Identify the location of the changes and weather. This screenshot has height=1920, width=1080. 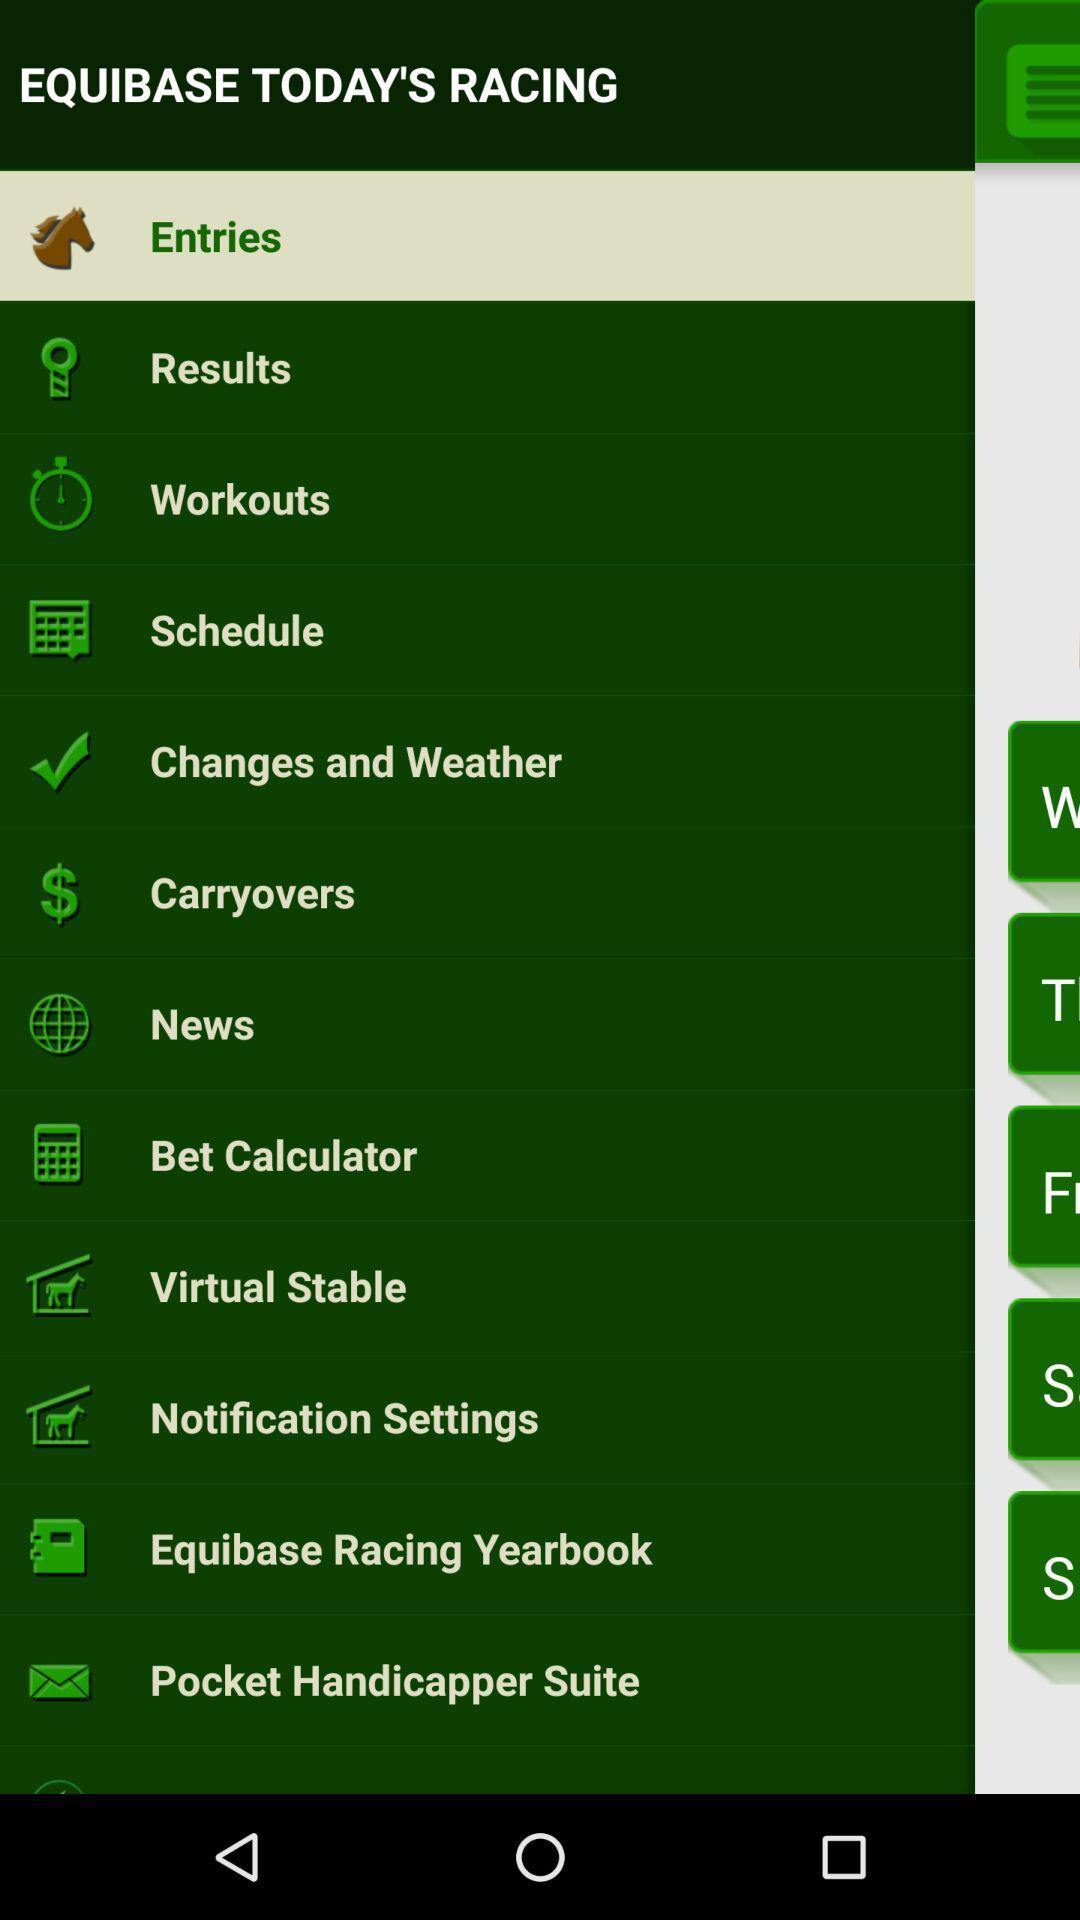
(354, 759).